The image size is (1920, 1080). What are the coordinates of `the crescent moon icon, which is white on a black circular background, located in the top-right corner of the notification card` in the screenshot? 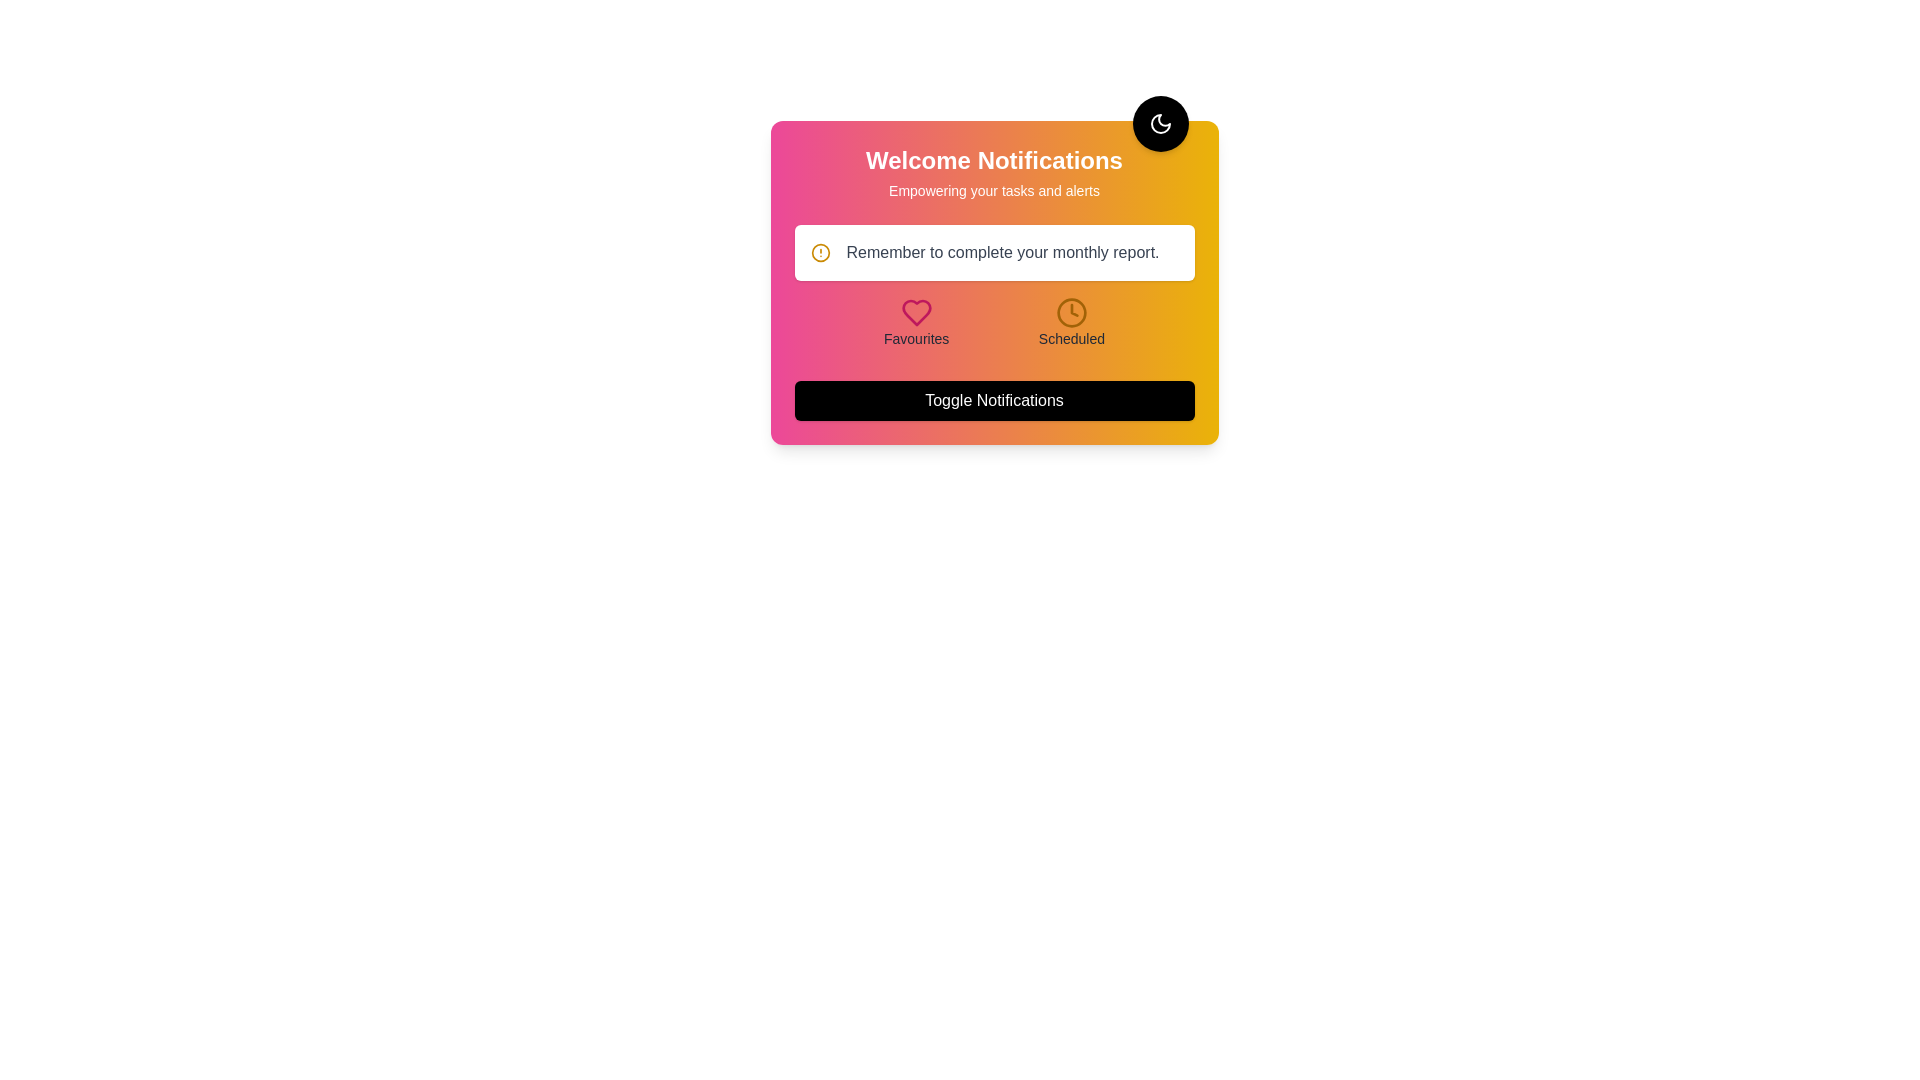 It's located at (1160, 123).